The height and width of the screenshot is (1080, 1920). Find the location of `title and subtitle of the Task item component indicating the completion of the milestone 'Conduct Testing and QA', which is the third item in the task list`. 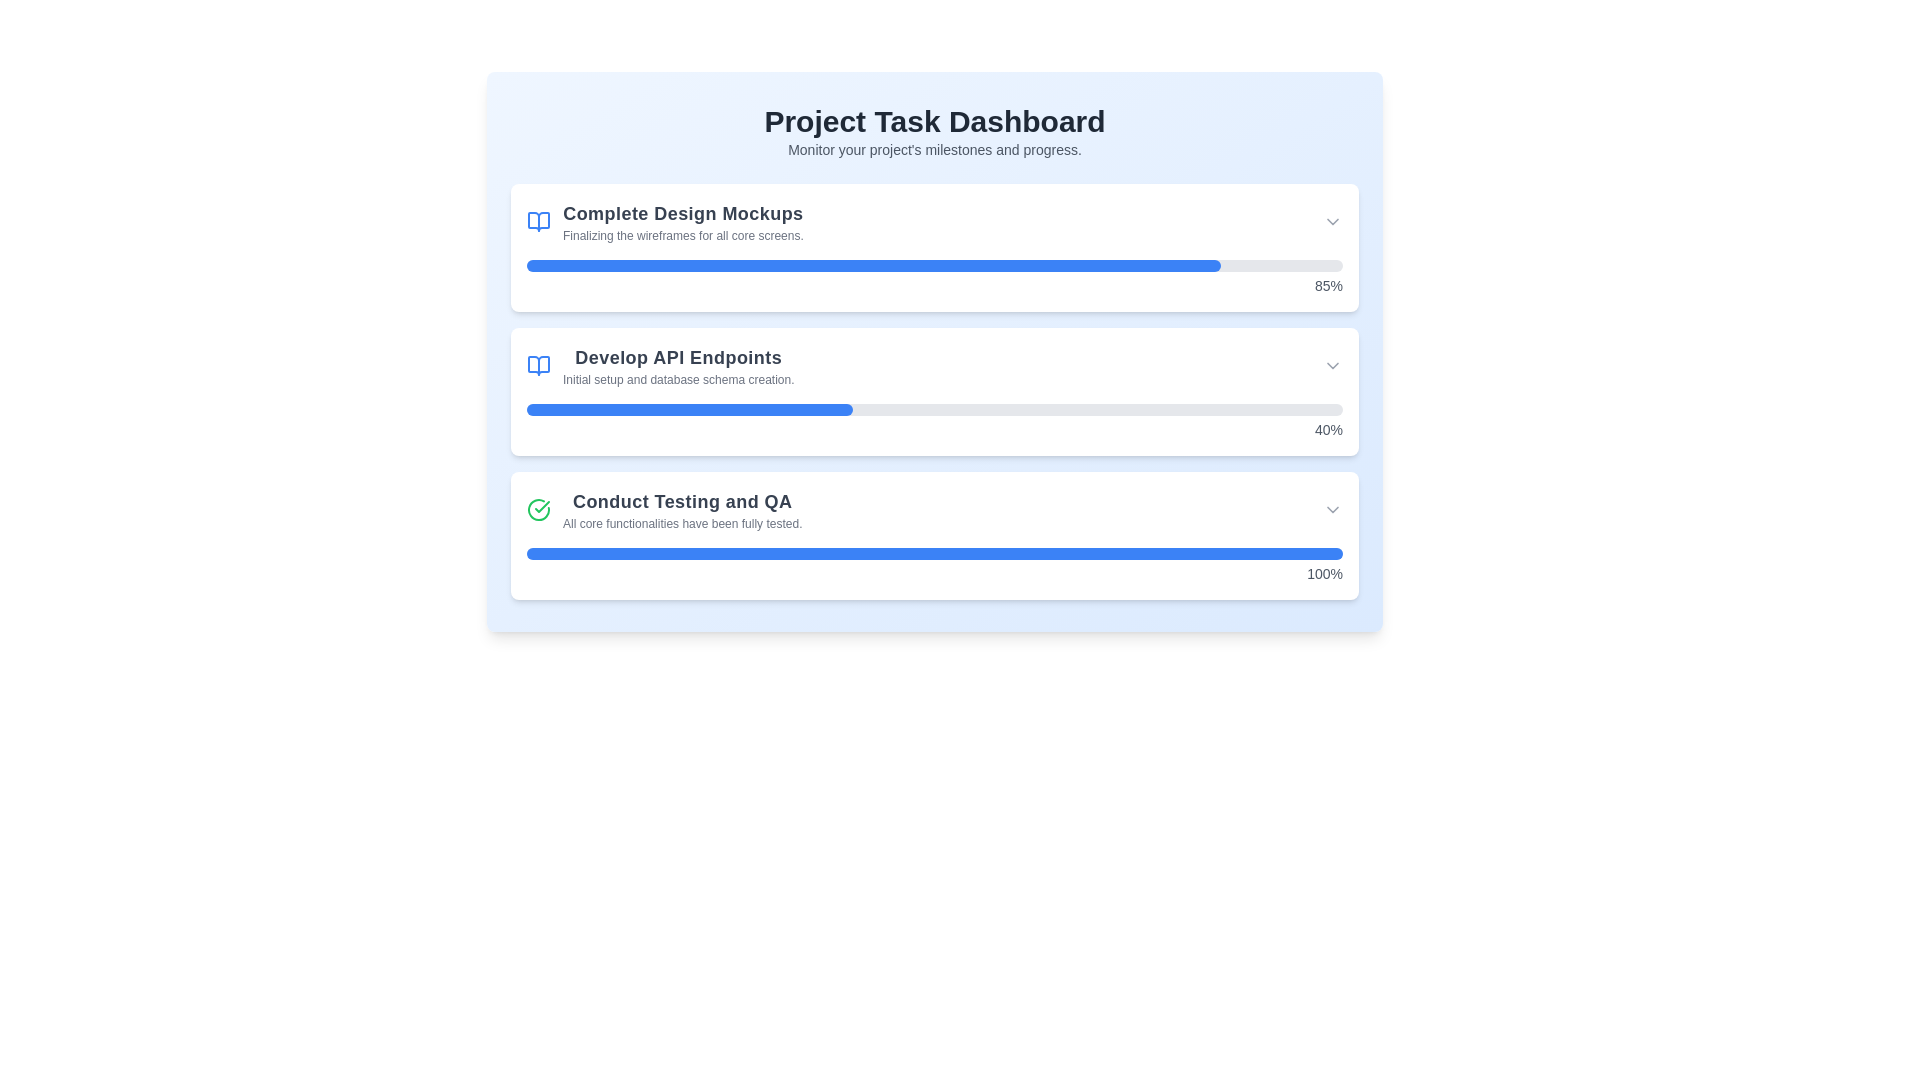

title and subtitle of the Task item component indicating the completion of the milestone 'Conduct Testing and QA', which is the third item in the task list is located at coordinates (664, 508).